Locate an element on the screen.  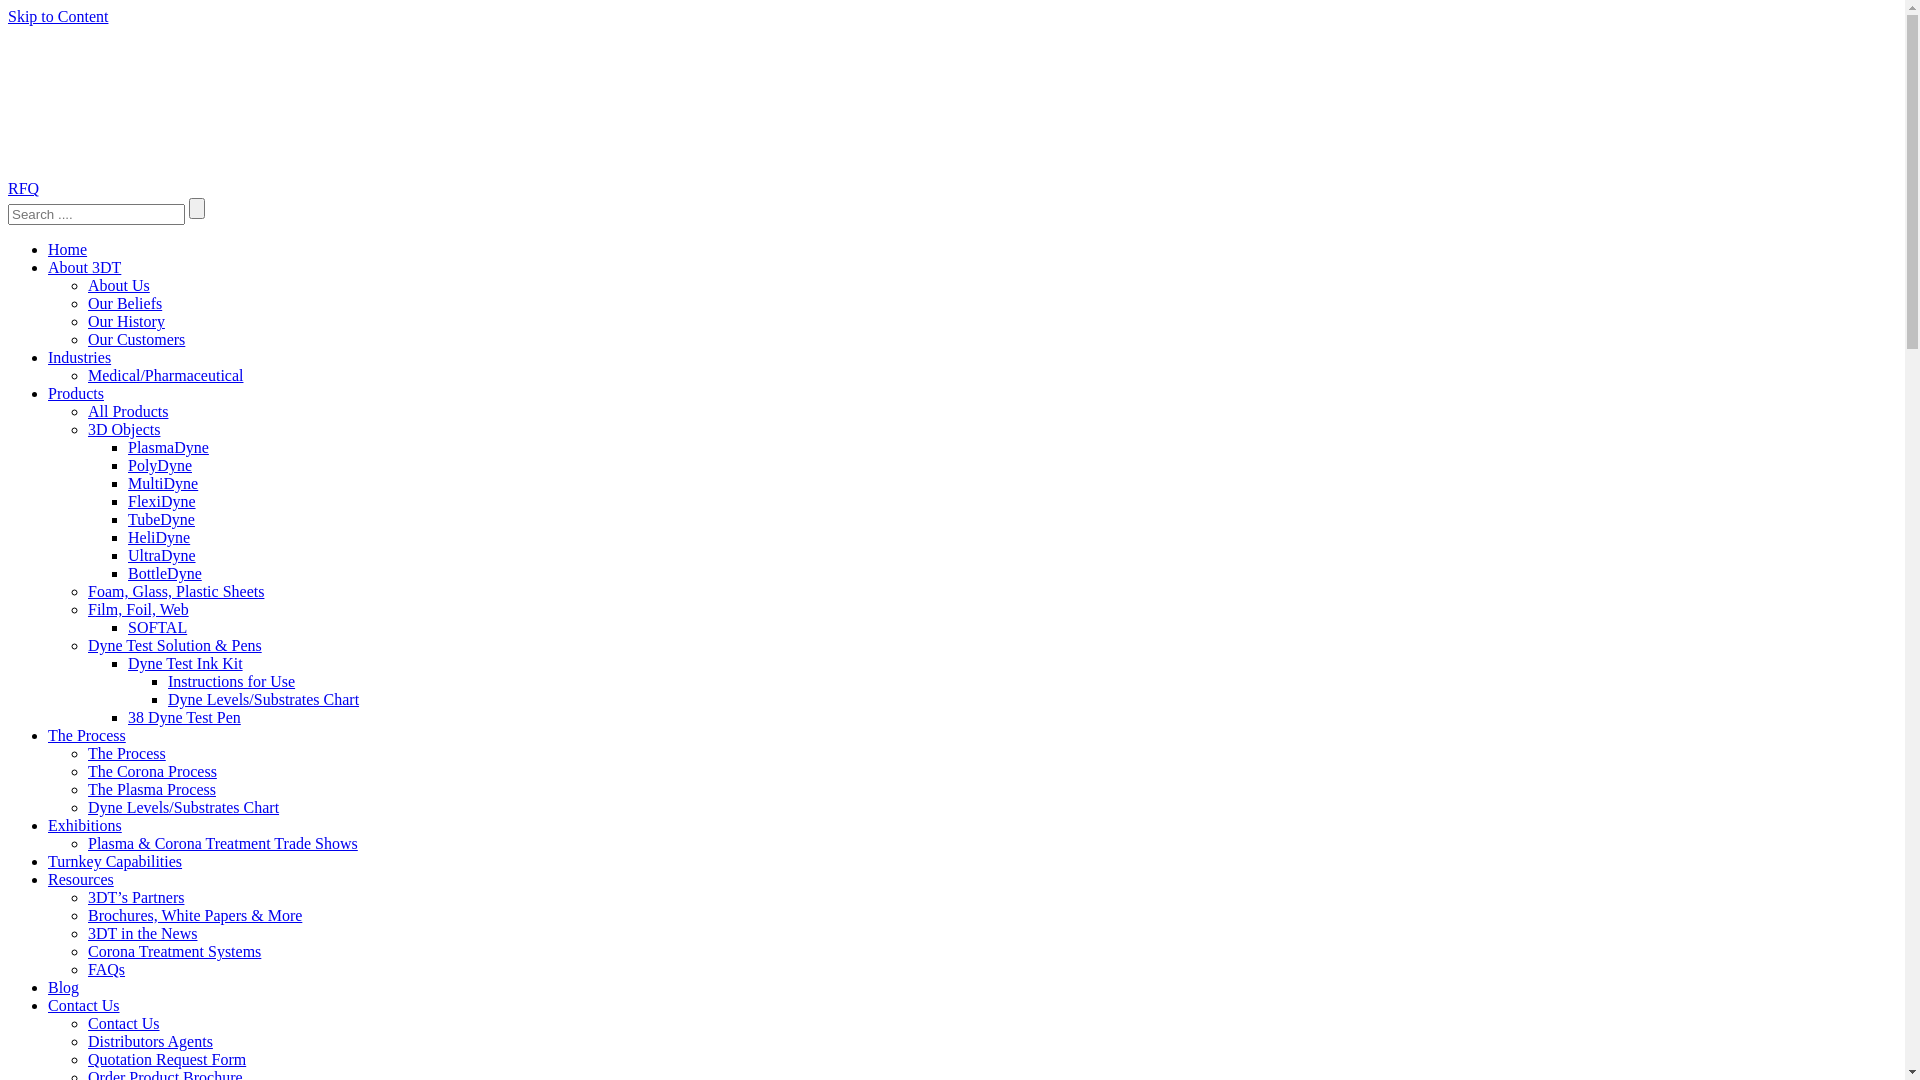
'Dyne Levels/Substrates Chart' is located at coordinates (262, 698).